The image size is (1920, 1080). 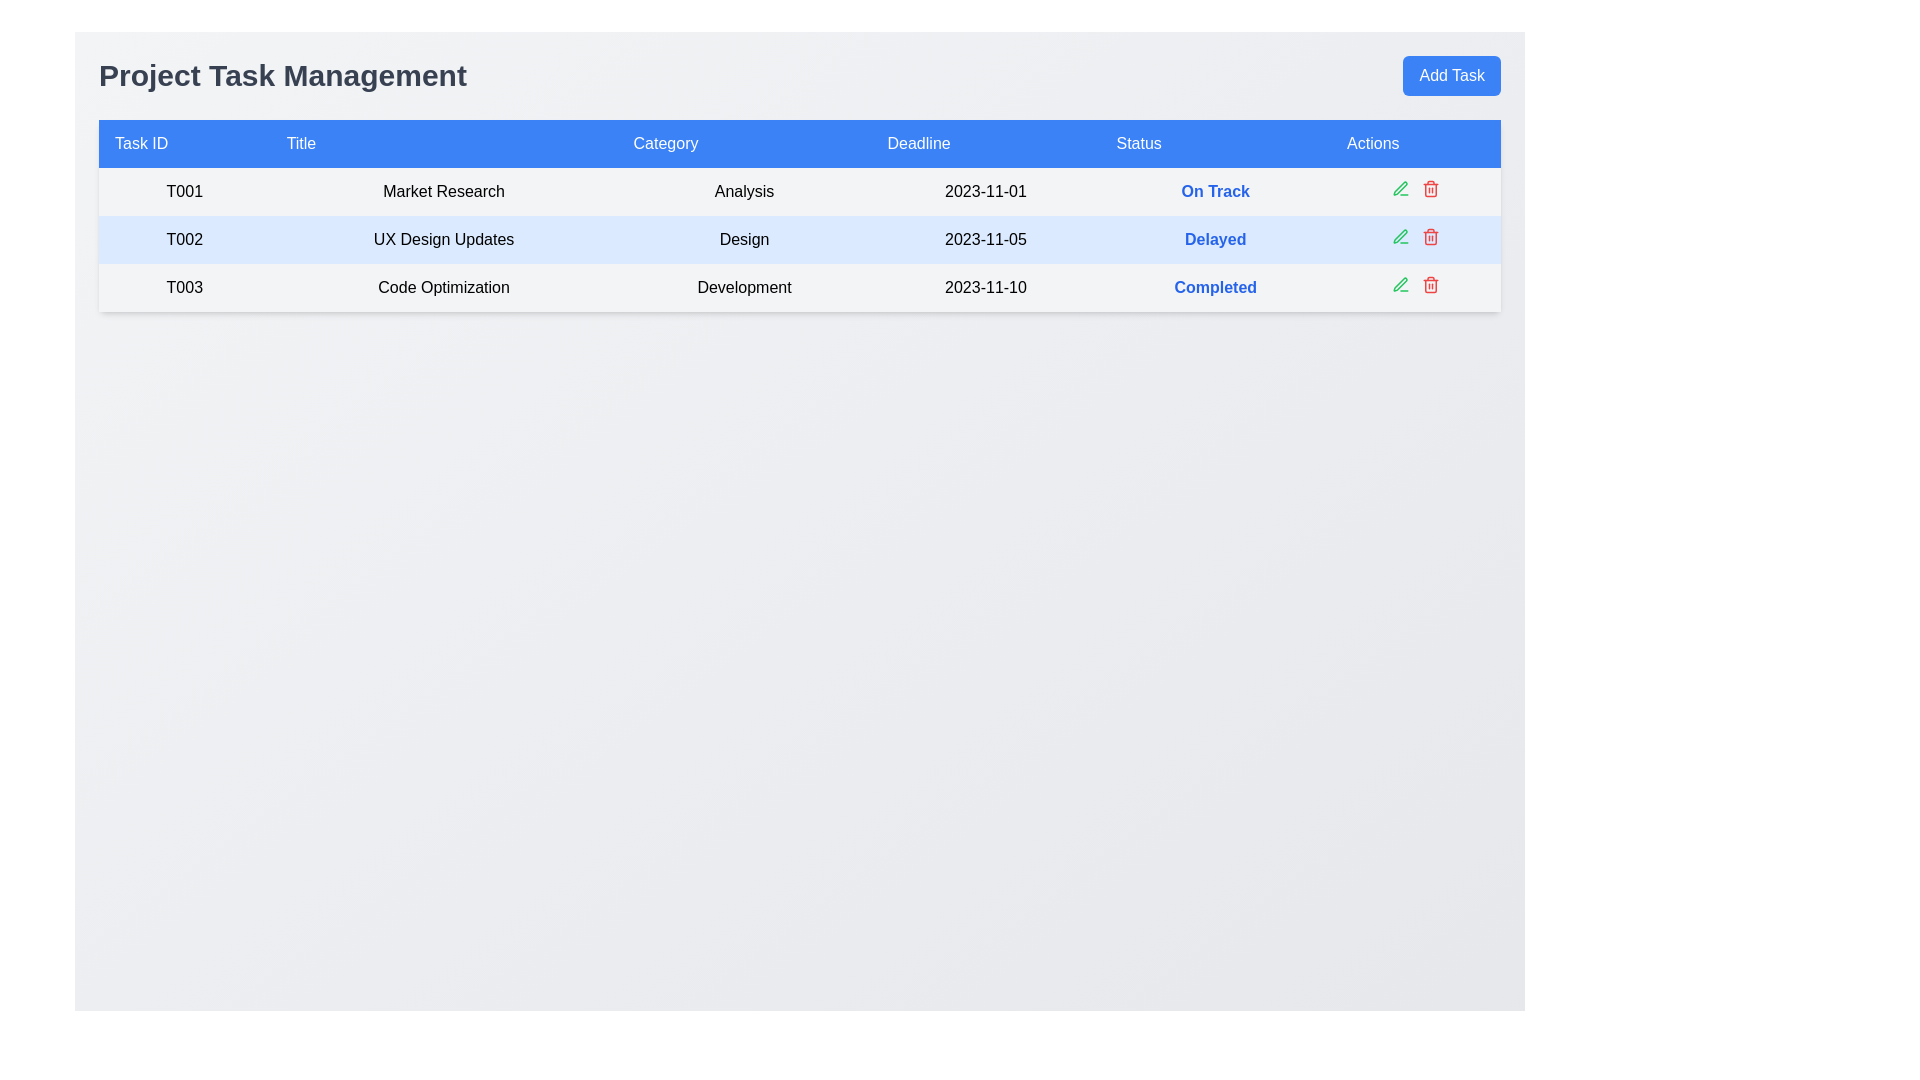 What do you see at coordinates (1415, 285) in the screenshot?
I see `the group of interactive icons located in the last row of the table under the 'Actions' column, aligned to the right of the 'T003' task` at bounding box center [1415, 285].